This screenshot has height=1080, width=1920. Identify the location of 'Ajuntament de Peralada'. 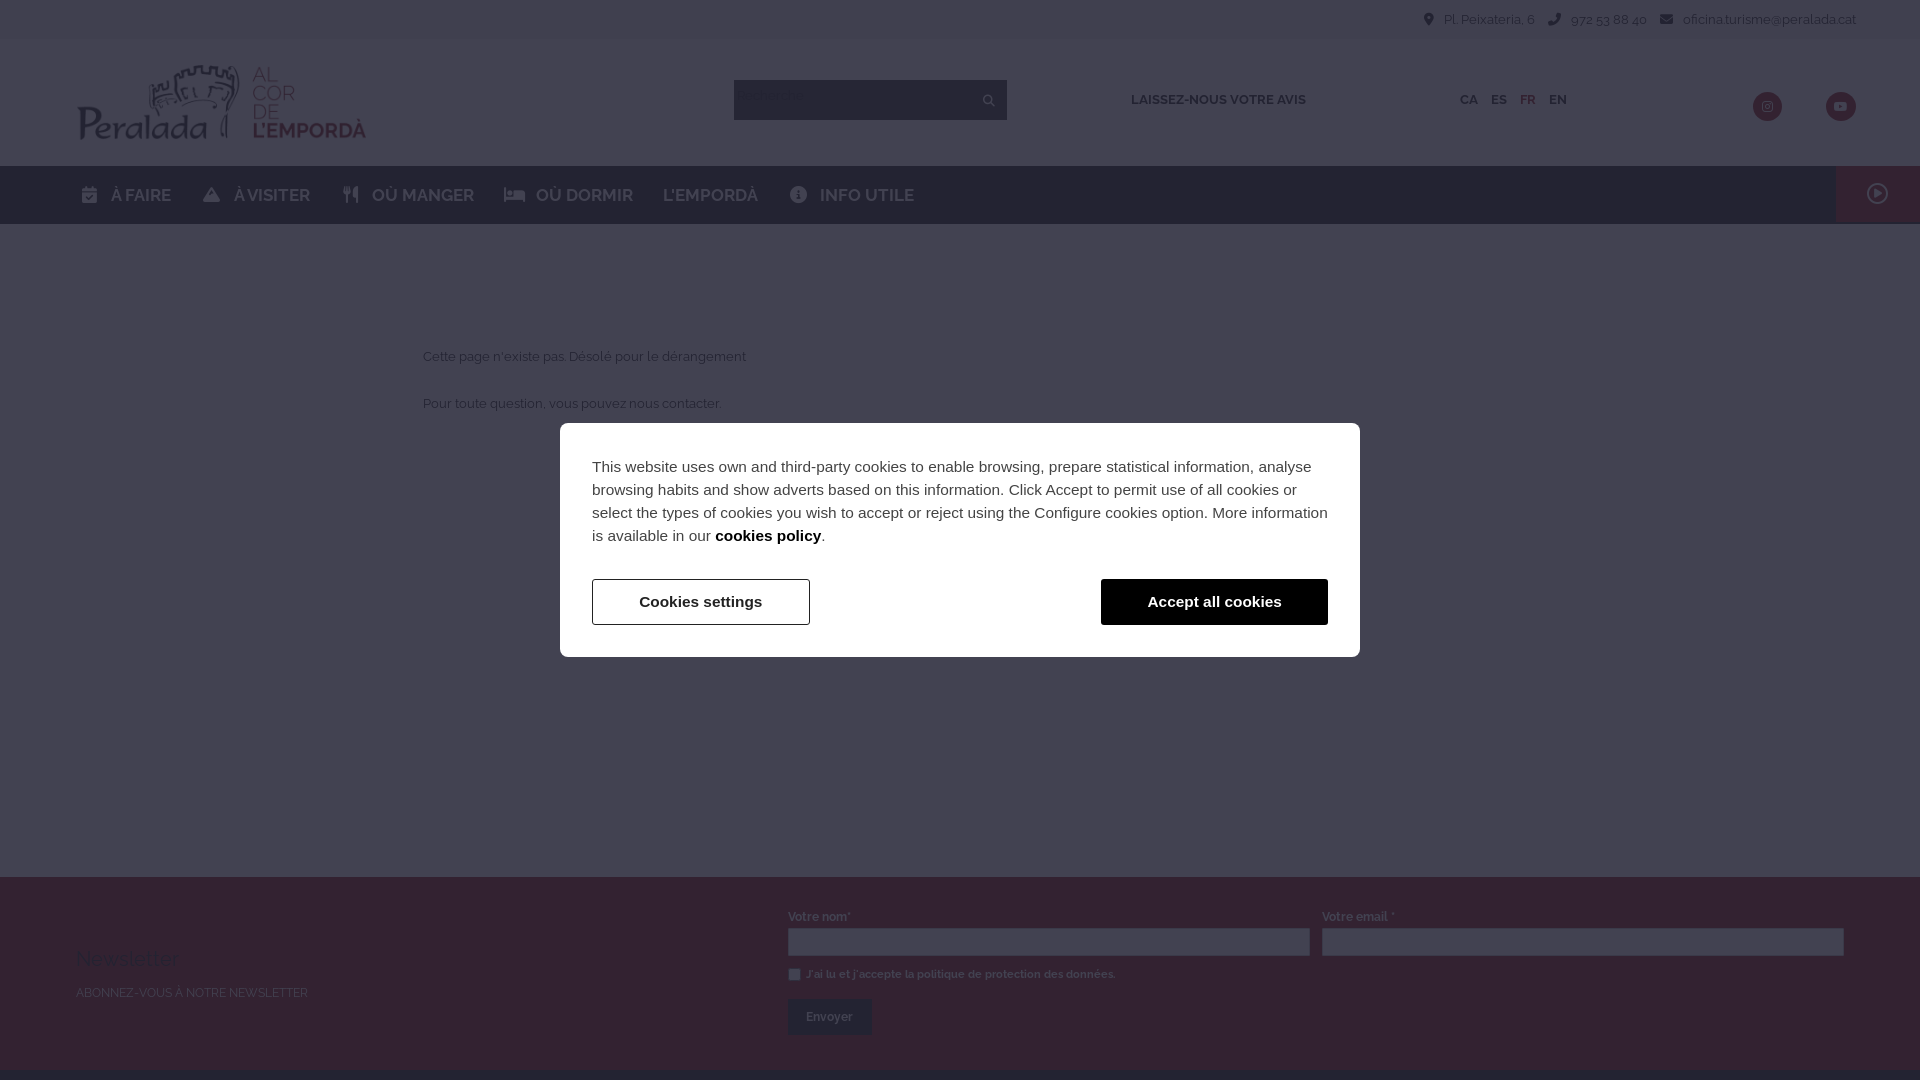
(221, 102).